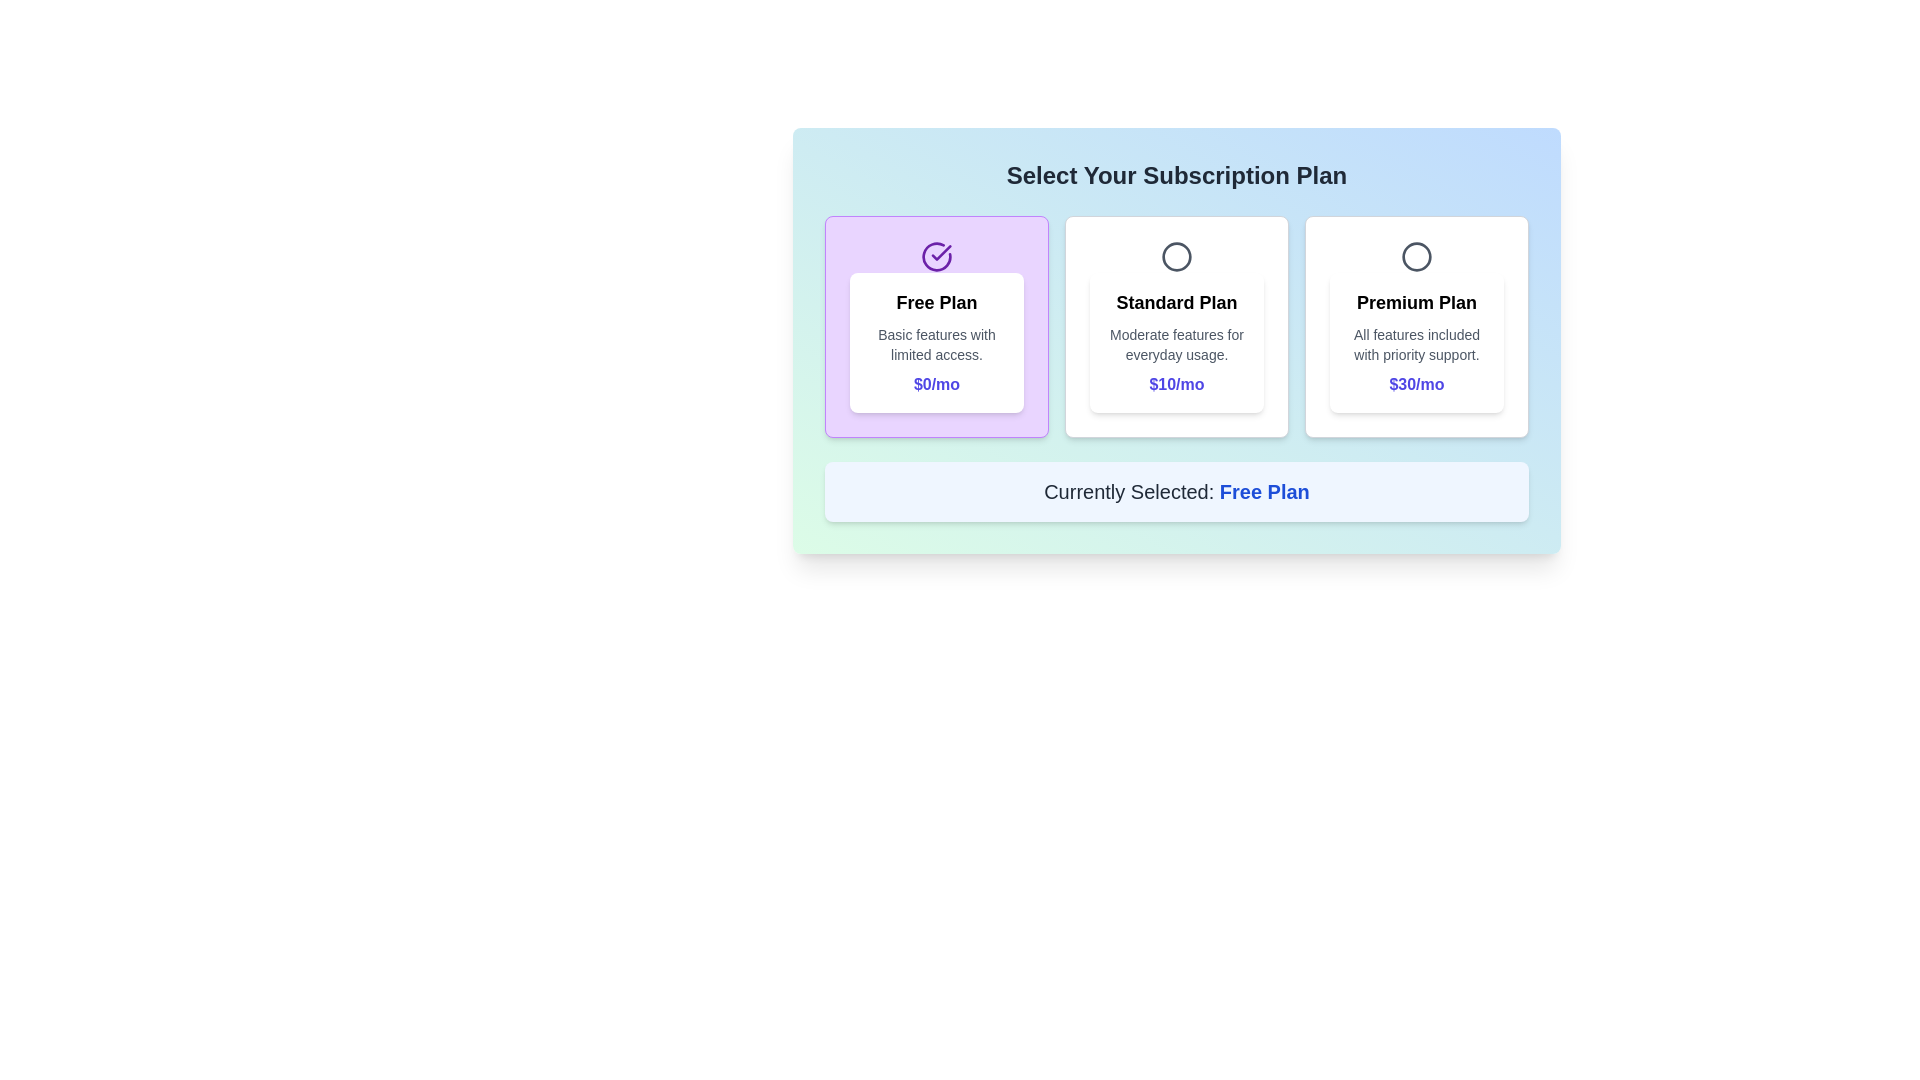  What do you see at coordinates (1415, 256) in the screenshot?
I see `the decorative icon at the top of the Premium Plan card, which is the rightmost subscription plan displayed` at bounding box center [1415, 256].